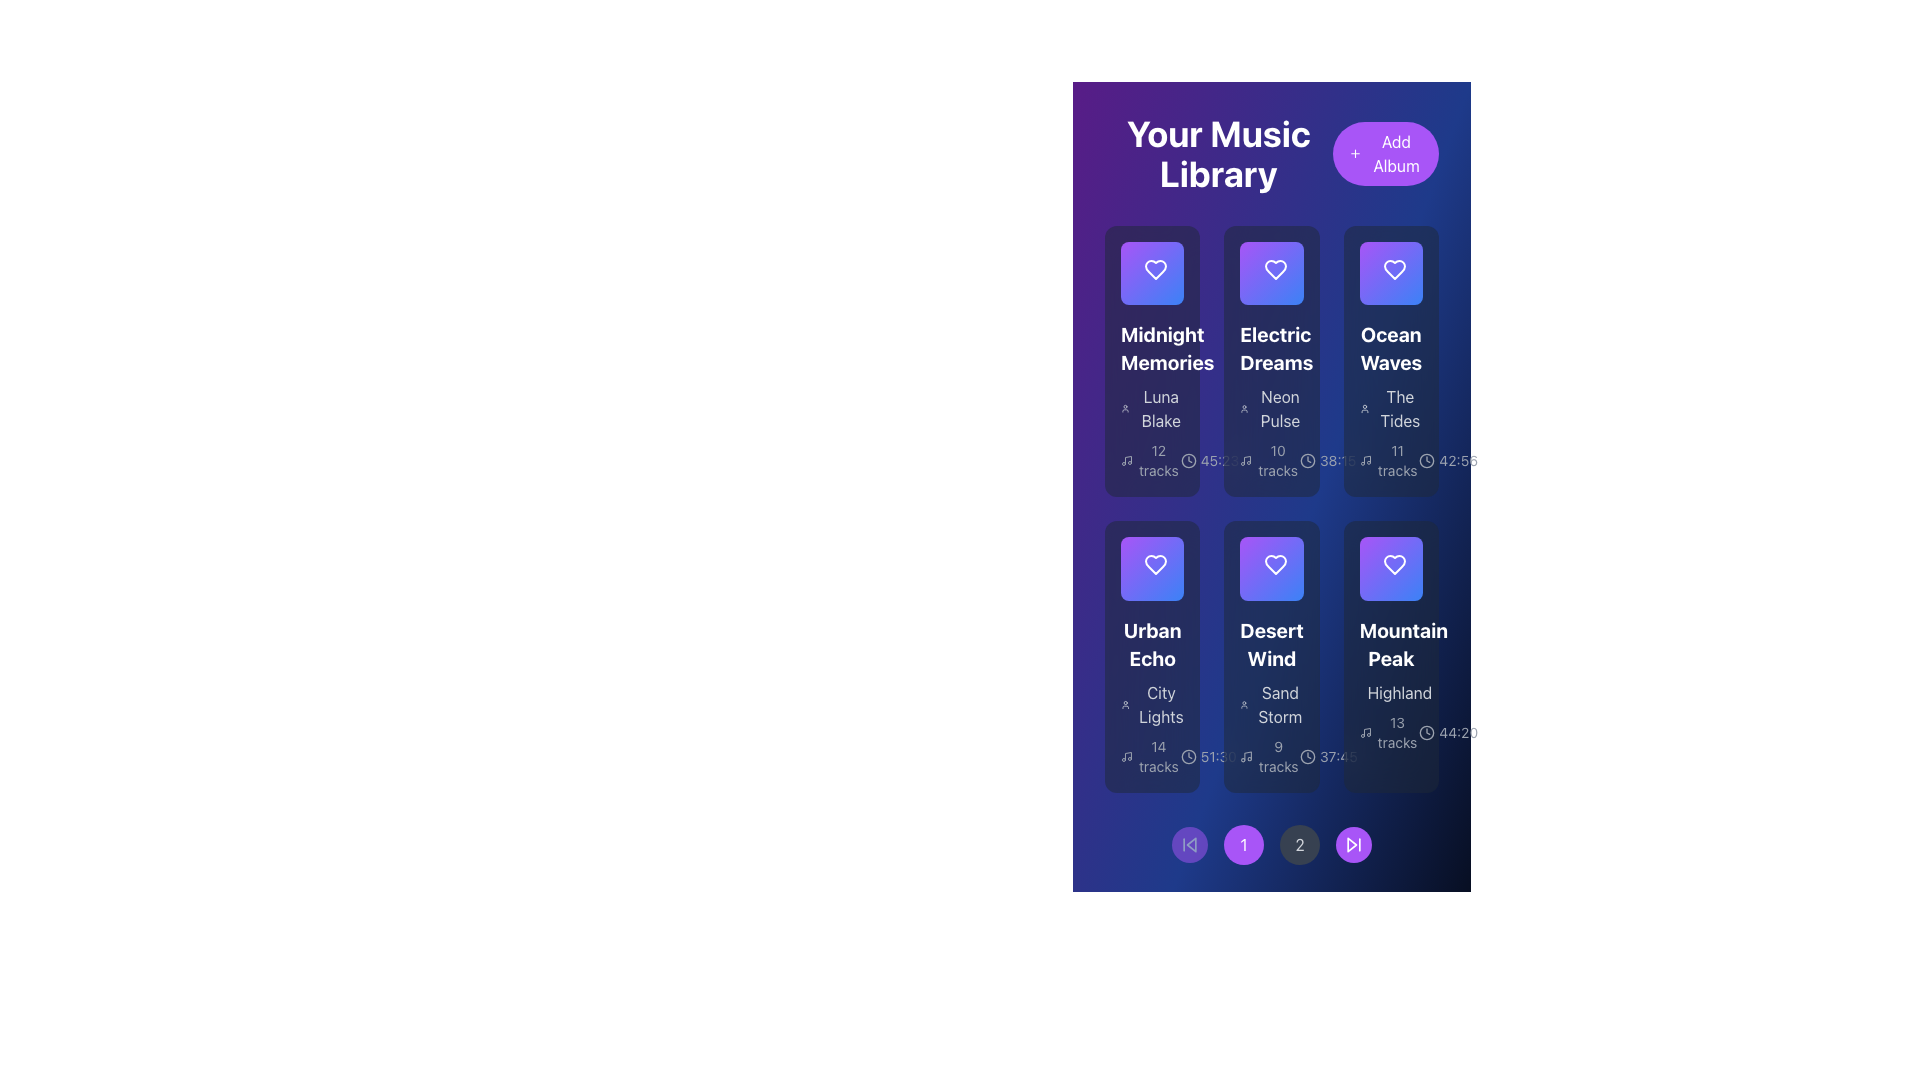 The height and width of the screenshot is (1080, 1920). What do you see at coordinates (1300, 844) in the screenshot?
I see `the circular button with a dark gray background and a light gray number '2' in the center` at bounding box center [1300, 844].